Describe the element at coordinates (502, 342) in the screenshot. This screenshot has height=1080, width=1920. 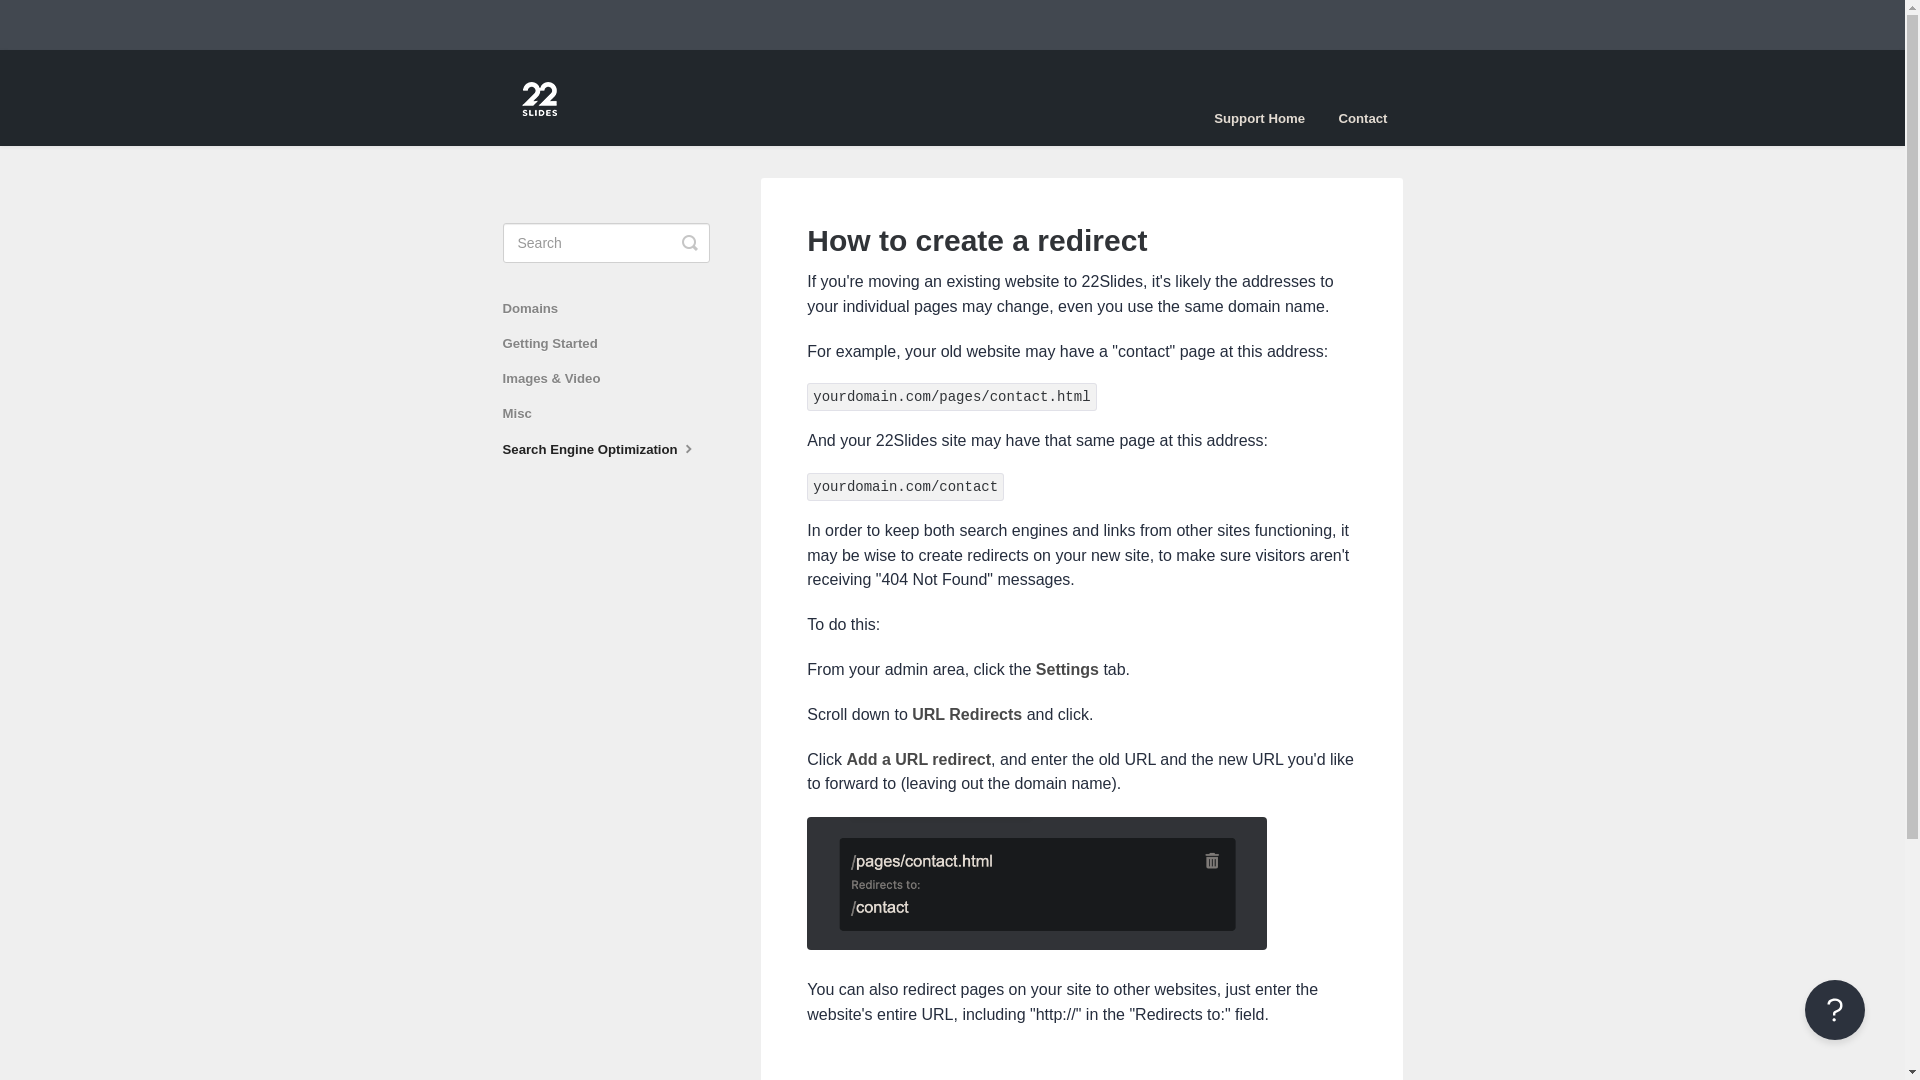
I see `'Getting Started'` at that location.